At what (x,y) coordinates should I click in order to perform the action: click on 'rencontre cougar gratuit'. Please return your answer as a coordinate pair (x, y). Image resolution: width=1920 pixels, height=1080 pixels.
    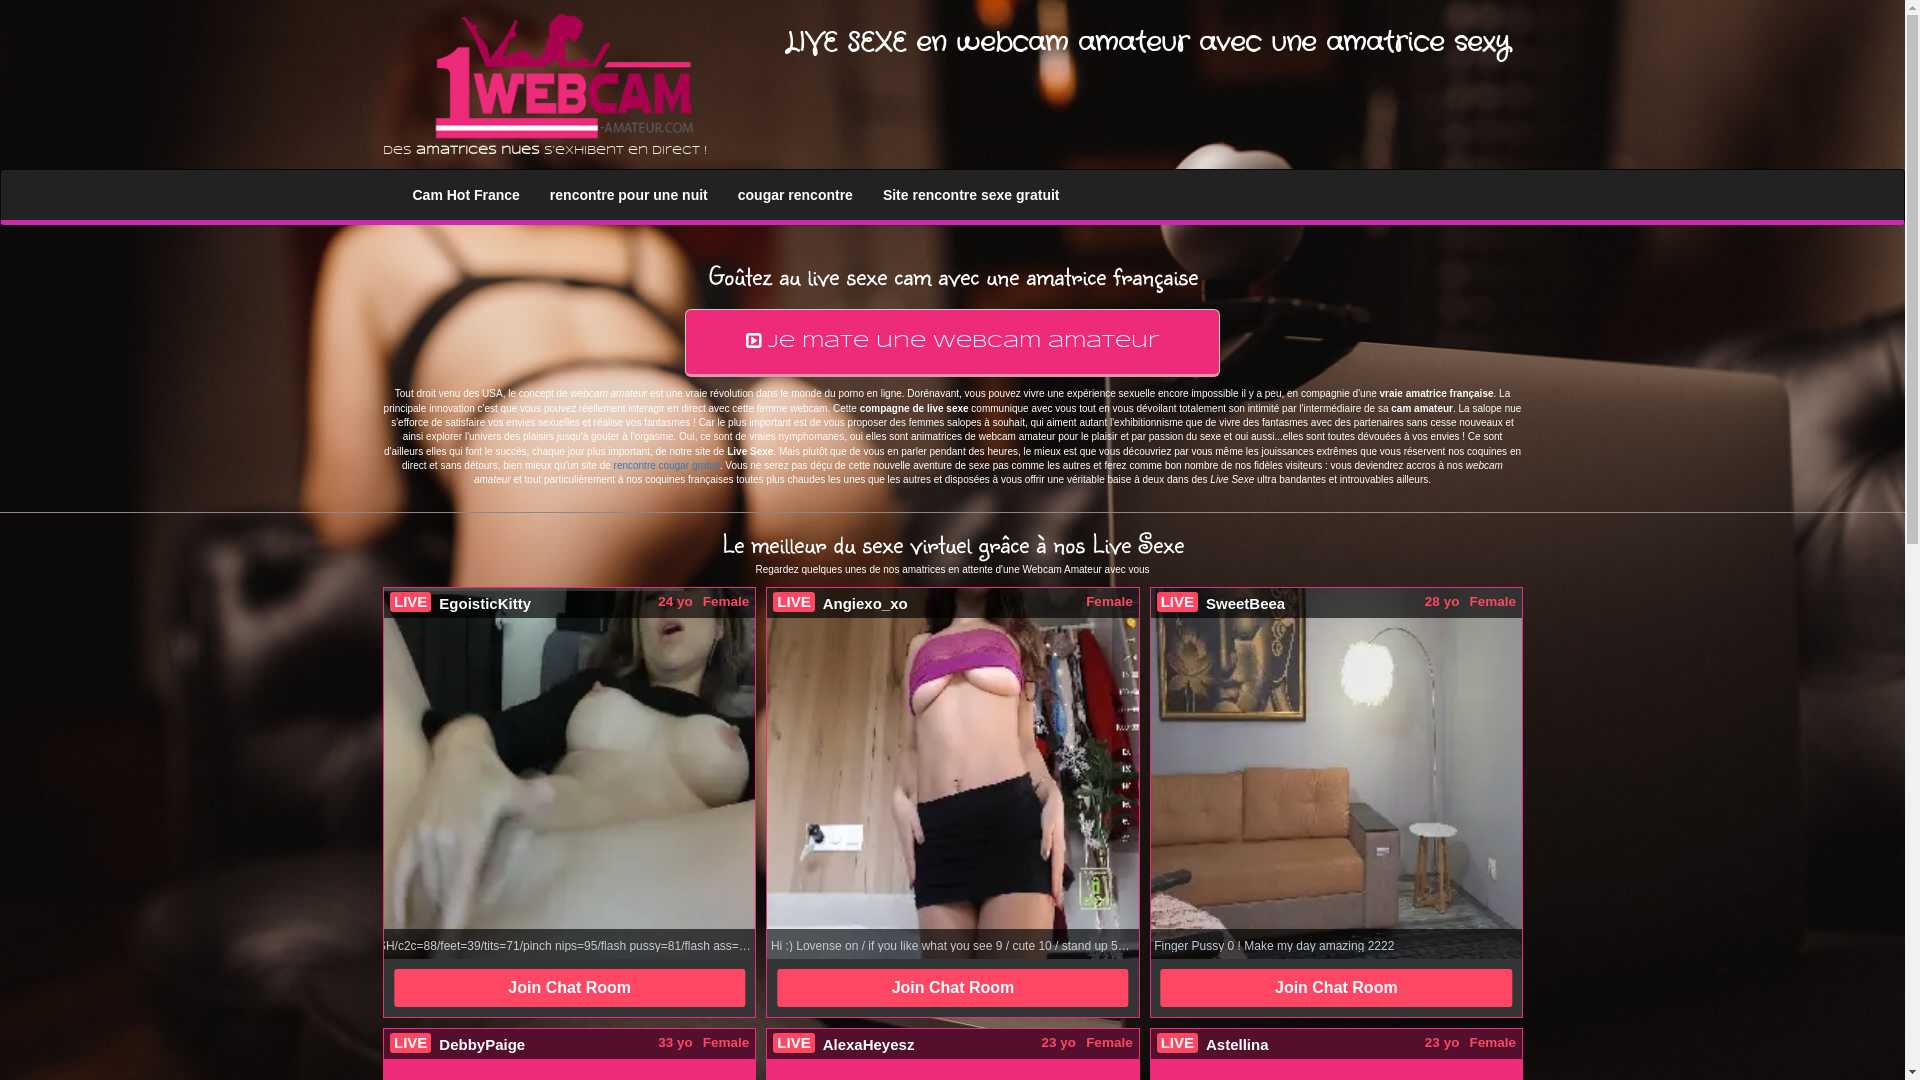
    Looking at the image, I should click on (667, 465).